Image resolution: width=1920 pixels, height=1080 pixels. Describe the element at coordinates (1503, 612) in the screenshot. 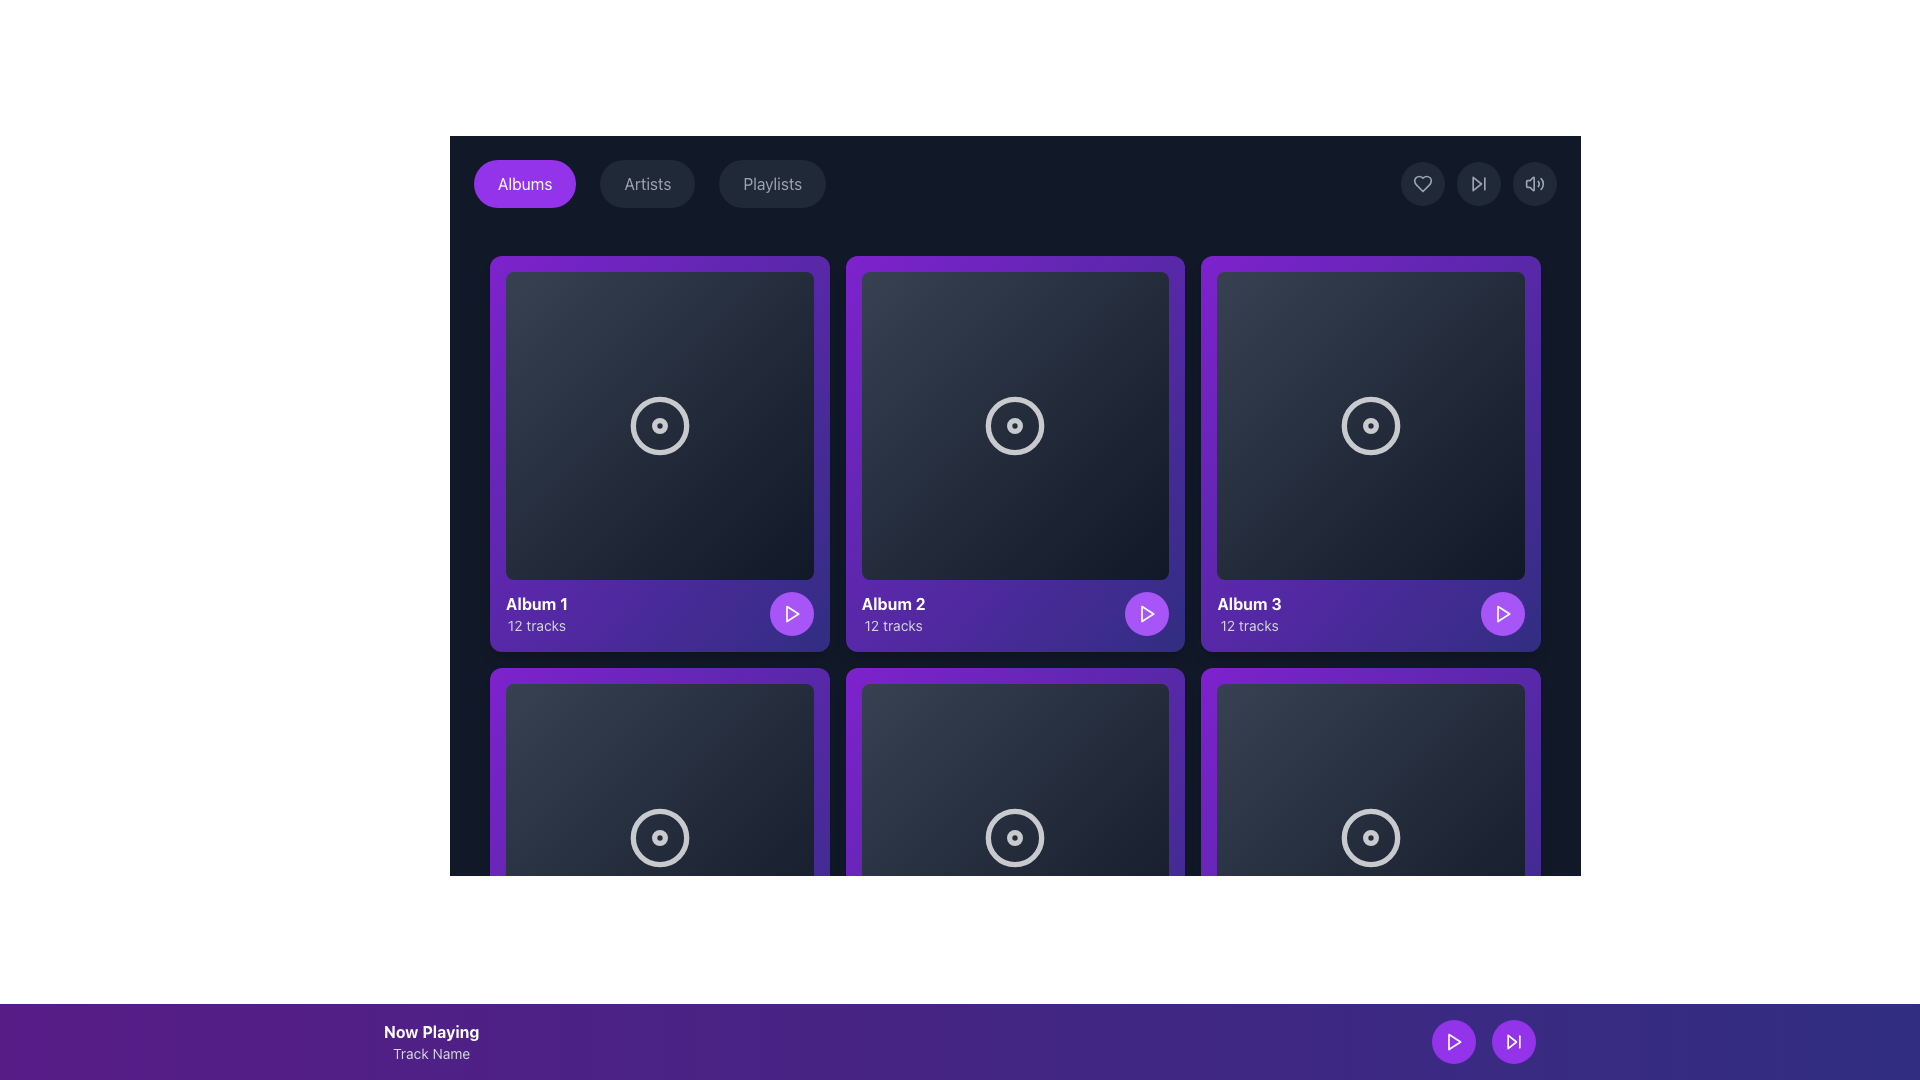

I see `the interactive button with an icon for album playback located in the controls of 'Album 3' to receive additional interaction feedback` at that location.